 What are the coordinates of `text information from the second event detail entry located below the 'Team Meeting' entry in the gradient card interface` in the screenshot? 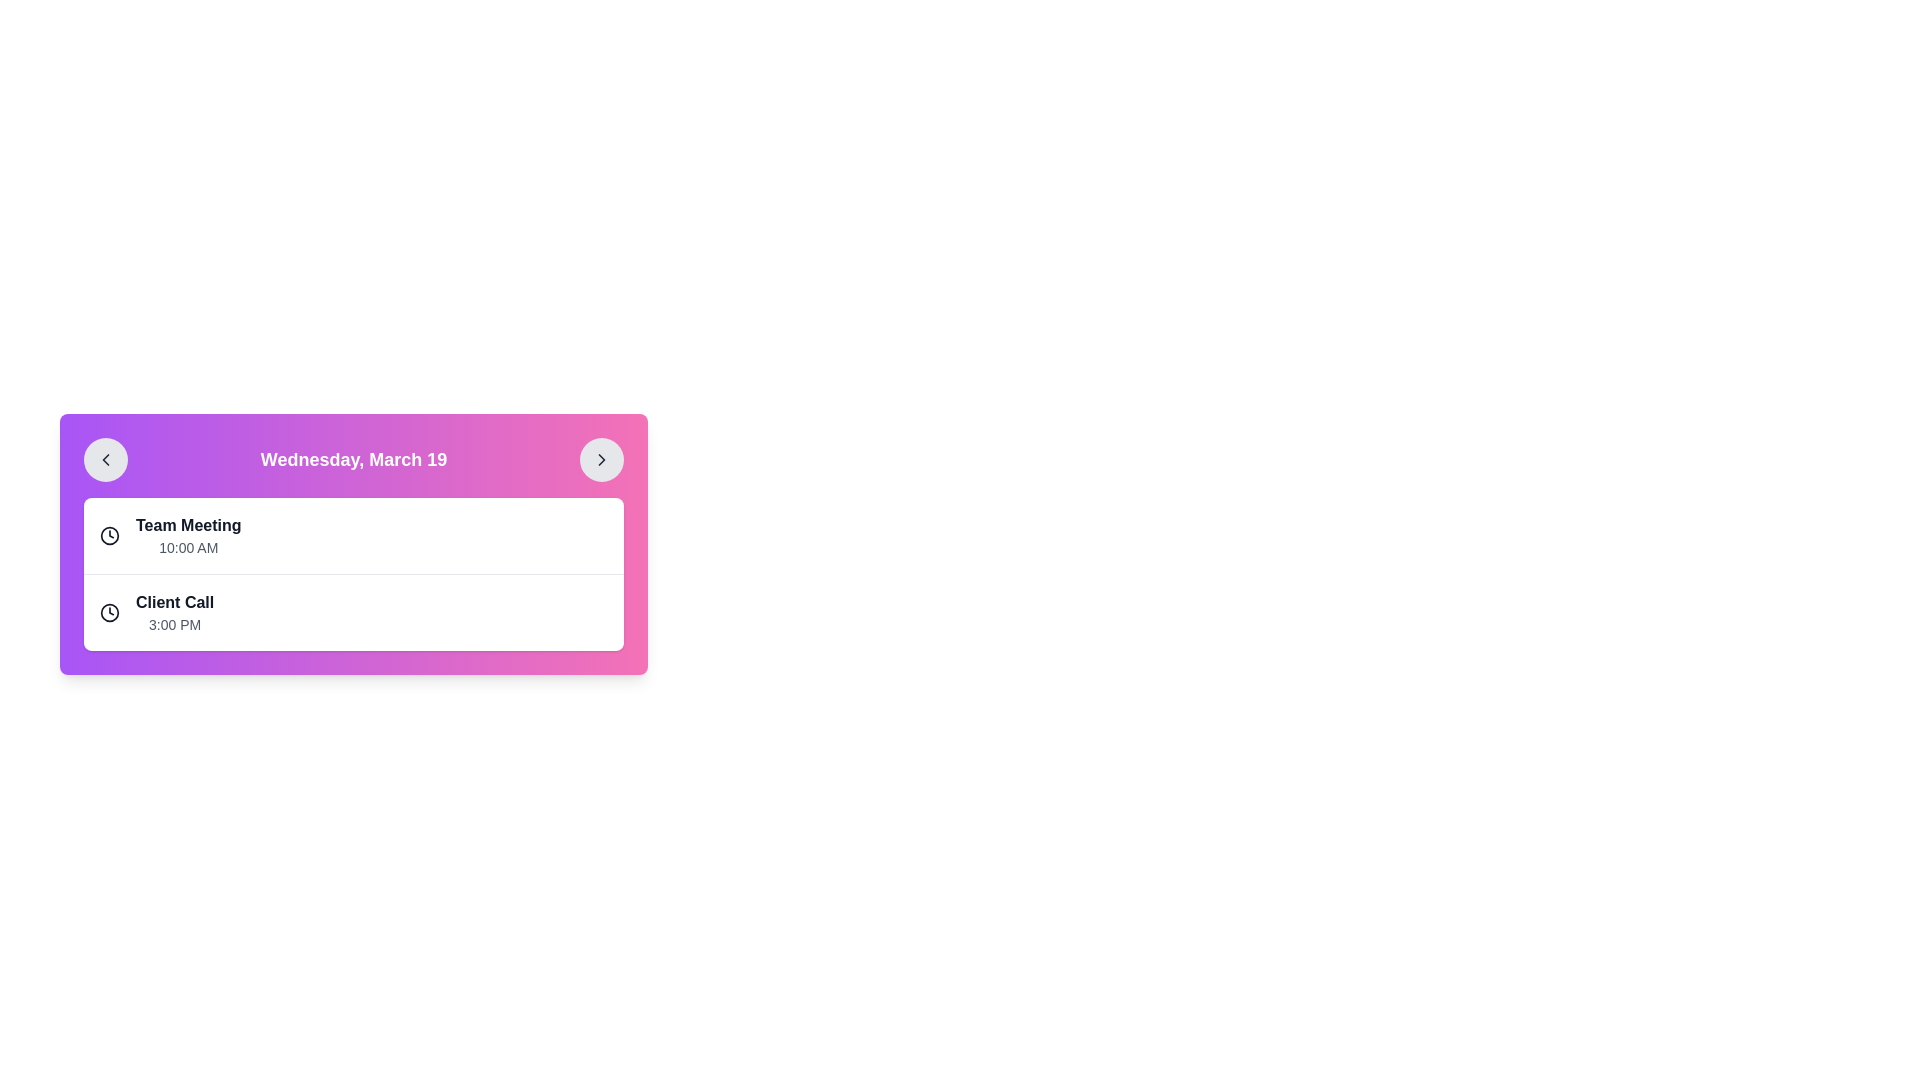 It's located at (354, 645).